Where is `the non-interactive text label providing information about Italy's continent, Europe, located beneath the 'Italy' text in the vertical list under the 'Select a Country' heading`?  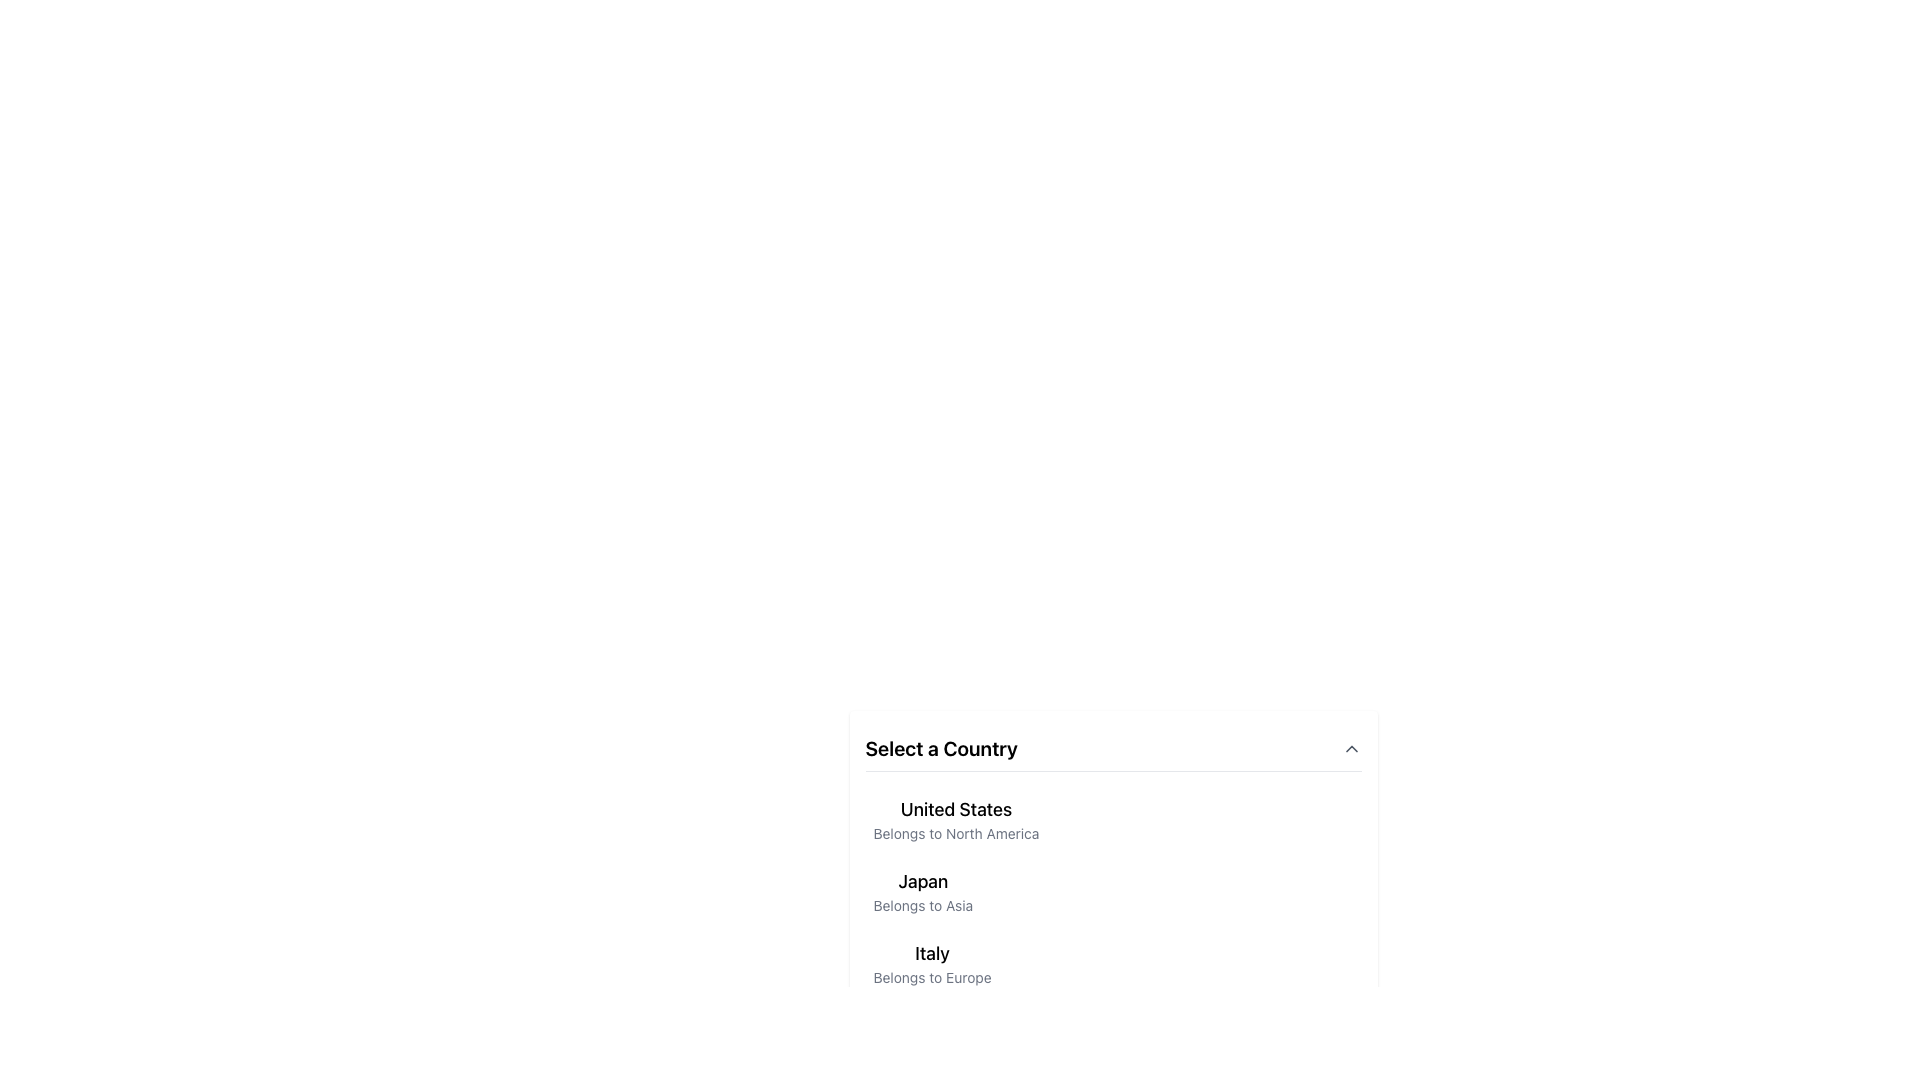 the non-interactive text label providing information about Italy's continent, Europe, located beneath the 'Italy' text in the vertical list under the 'Select a Country' heading is located at coordinates (931, 977).